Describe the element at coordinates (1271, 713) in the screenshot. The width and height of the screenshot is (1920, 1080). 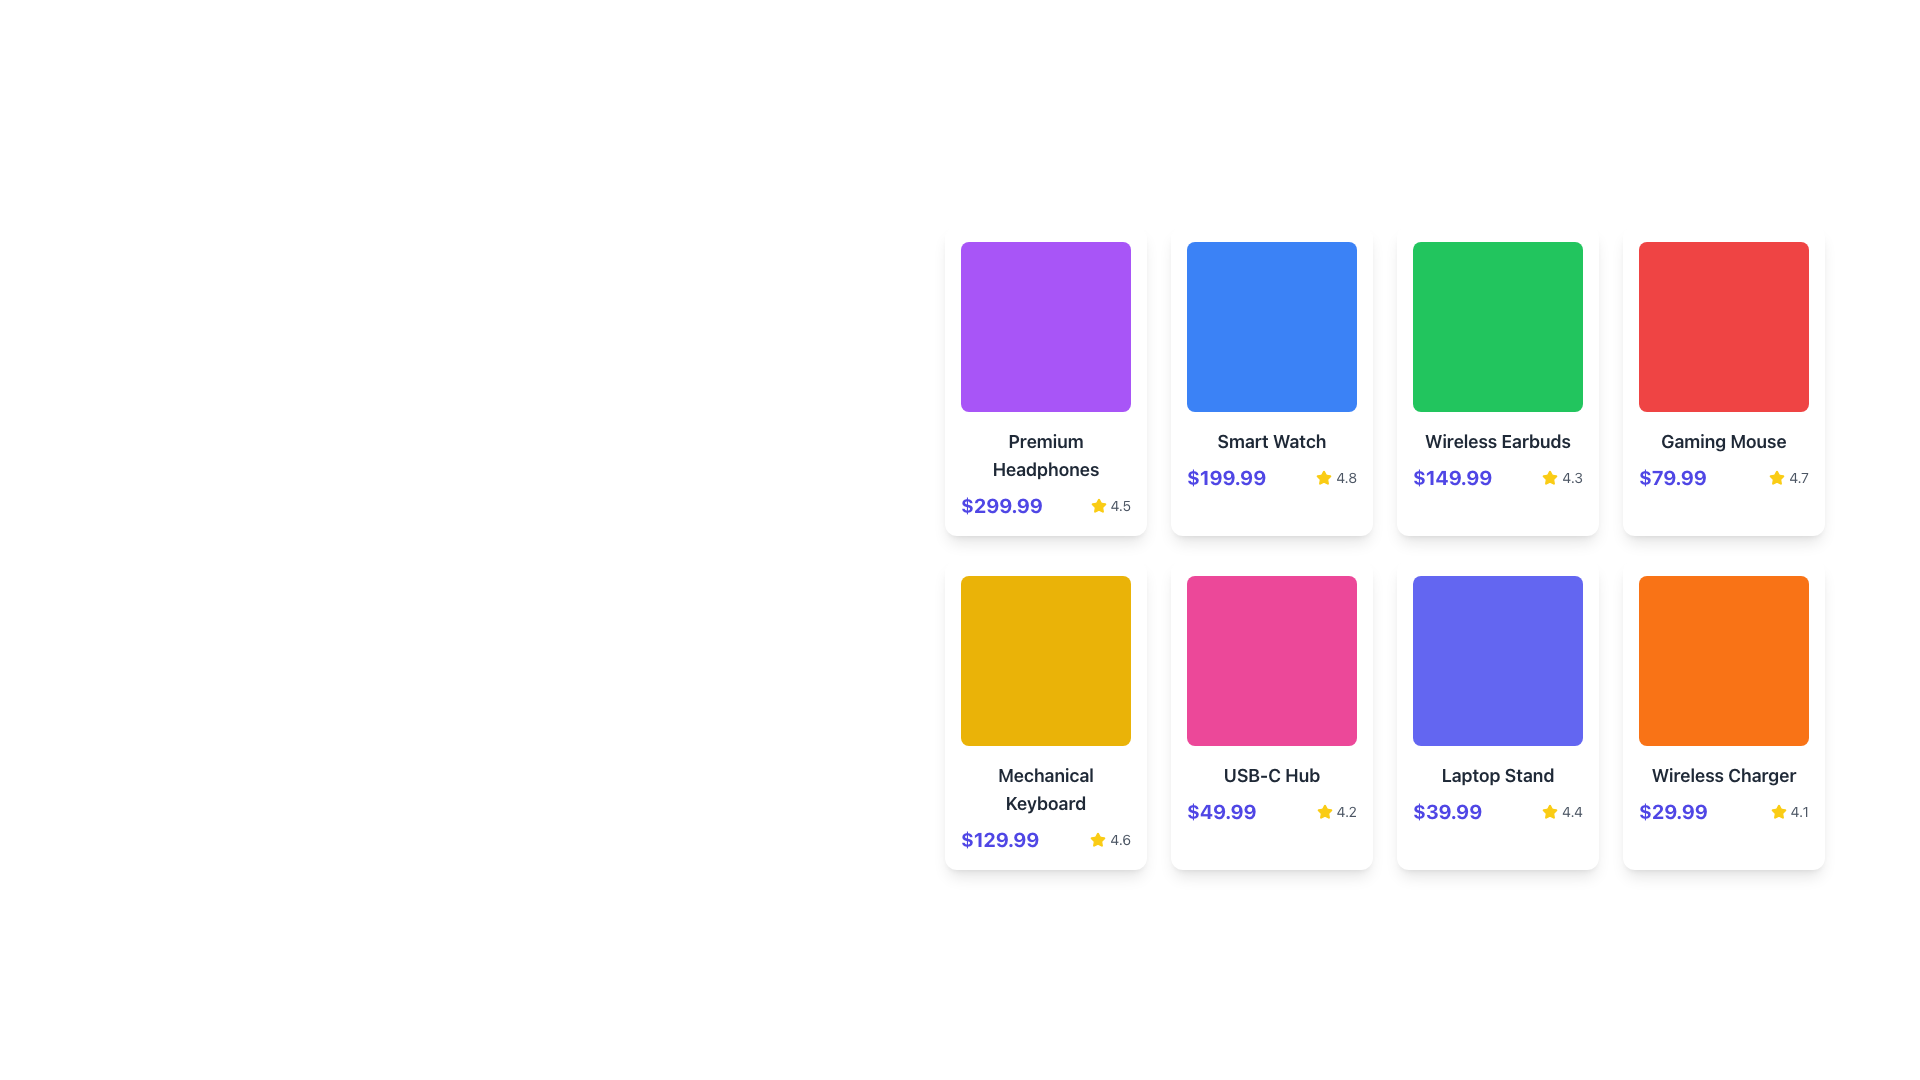
I see `the Product card representing the USB-C Hub, located in the second row of a 4x2 grid layout, specifically the second card from the left, below the 'Smart Watch' card` at that location.